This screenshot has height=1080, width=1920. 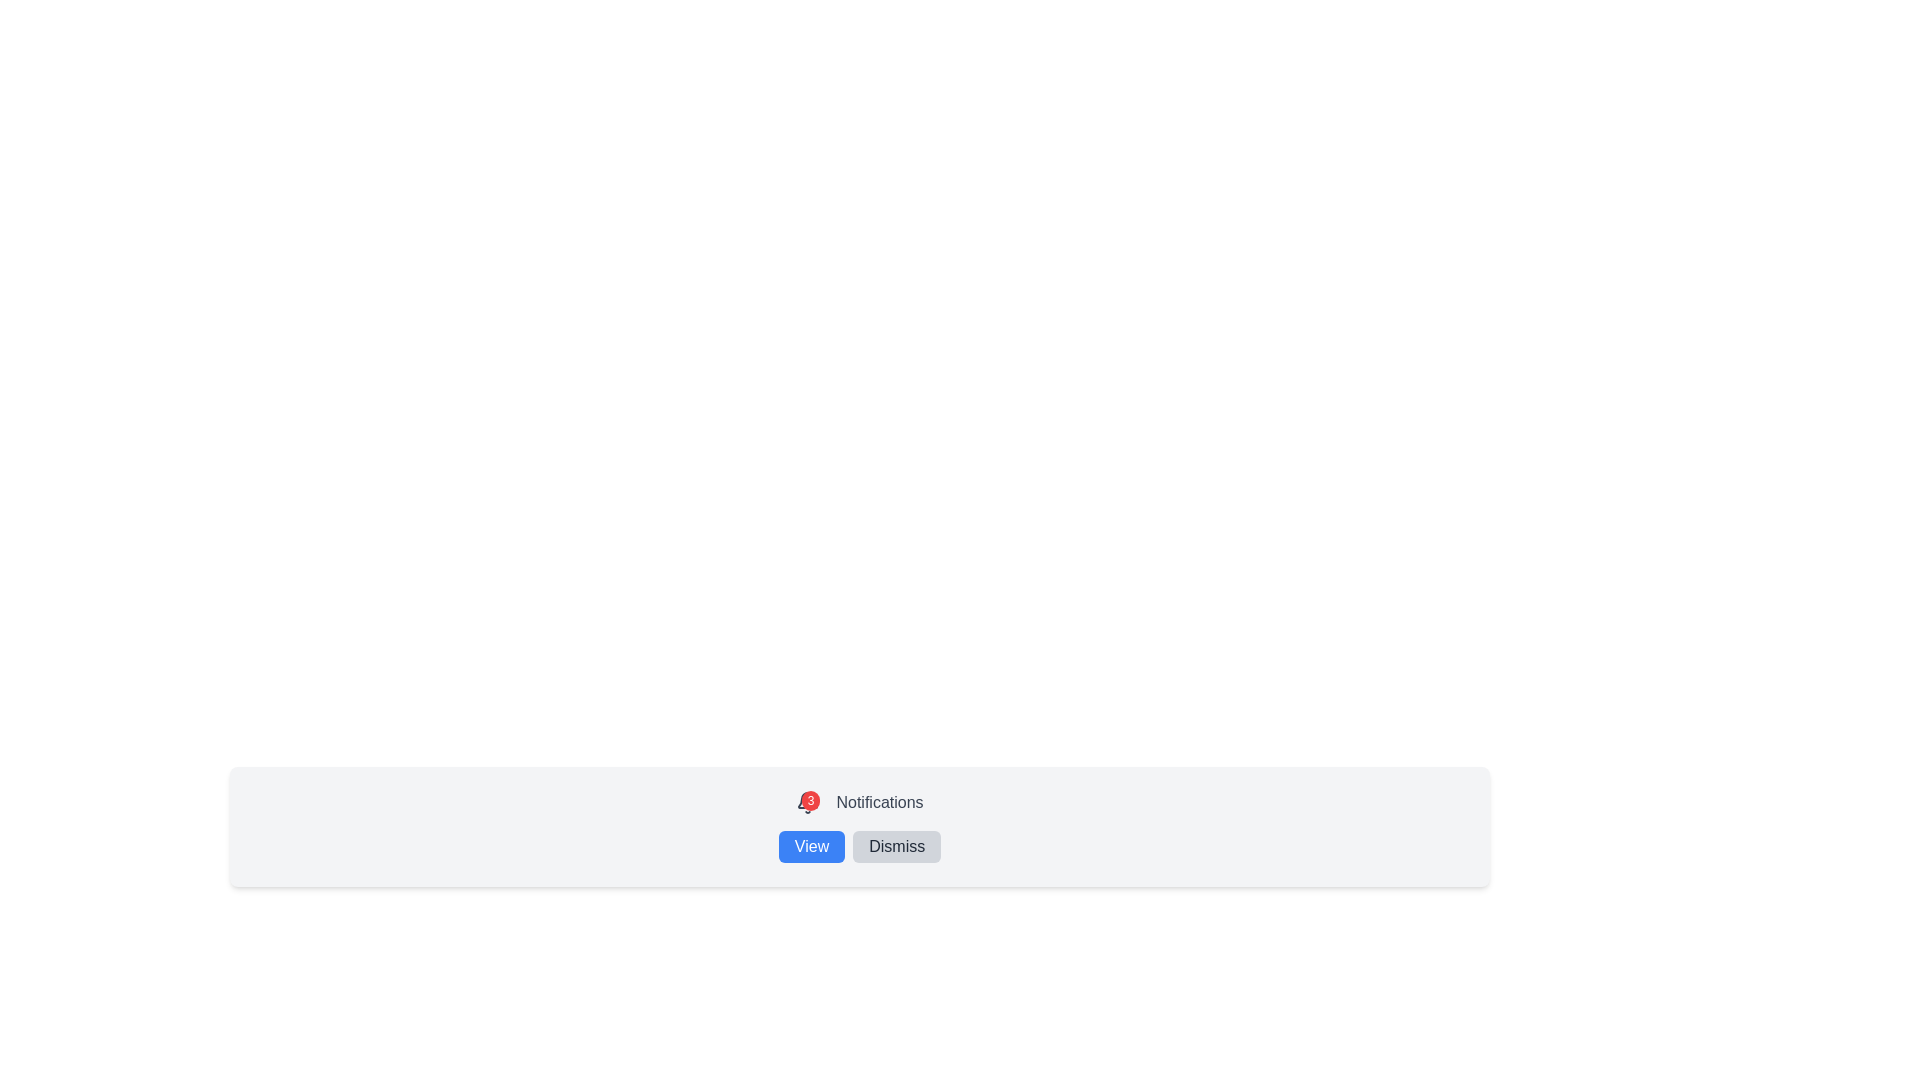 What do you see at coordinates (811, 847) in the screenshot?
I see `the modern blue 'View' button with rounded corners located near the bottom-center of the interface` at bounding box center [811, 847].